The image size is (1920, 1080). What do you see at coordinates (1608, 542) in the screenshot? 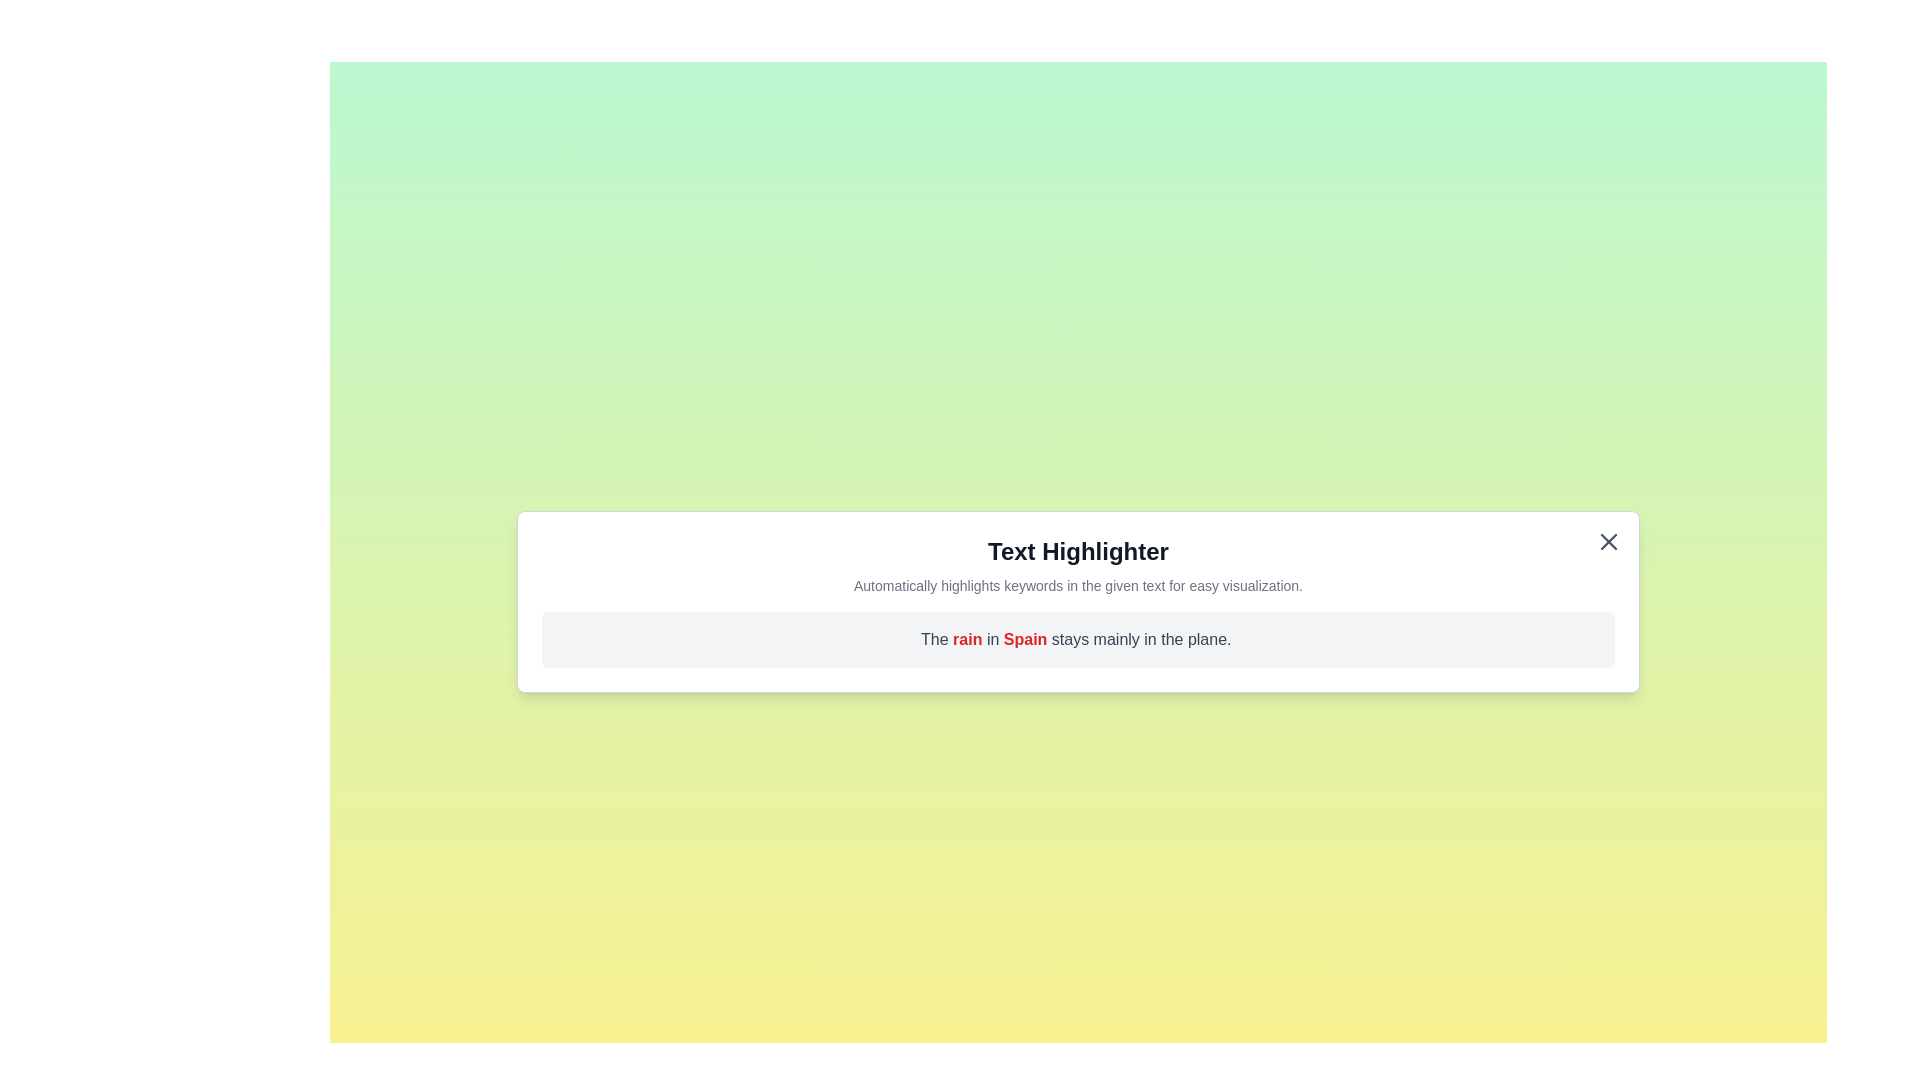
I see `the close button to close the dialog` at bounding box center [1608, 542].